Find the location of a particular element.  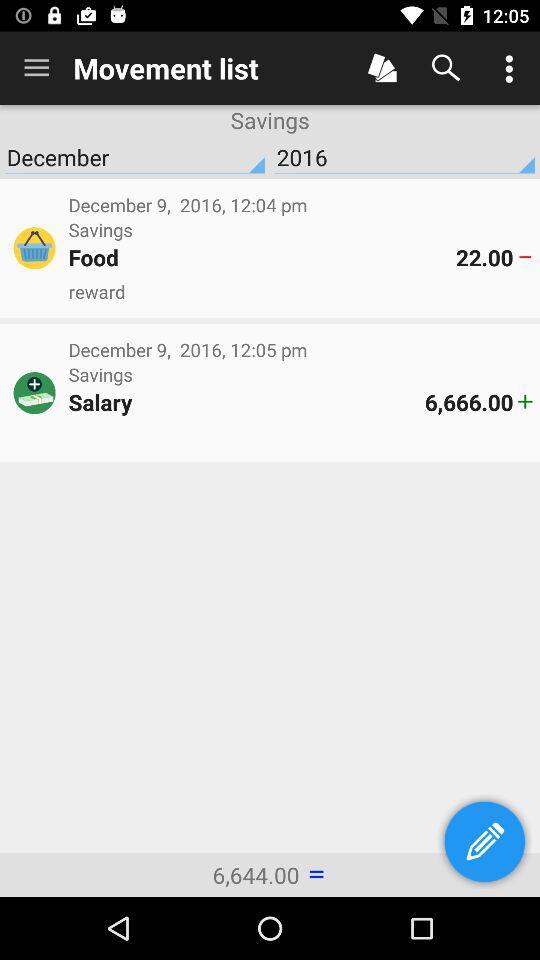

search is located at coordinates (445, 68).